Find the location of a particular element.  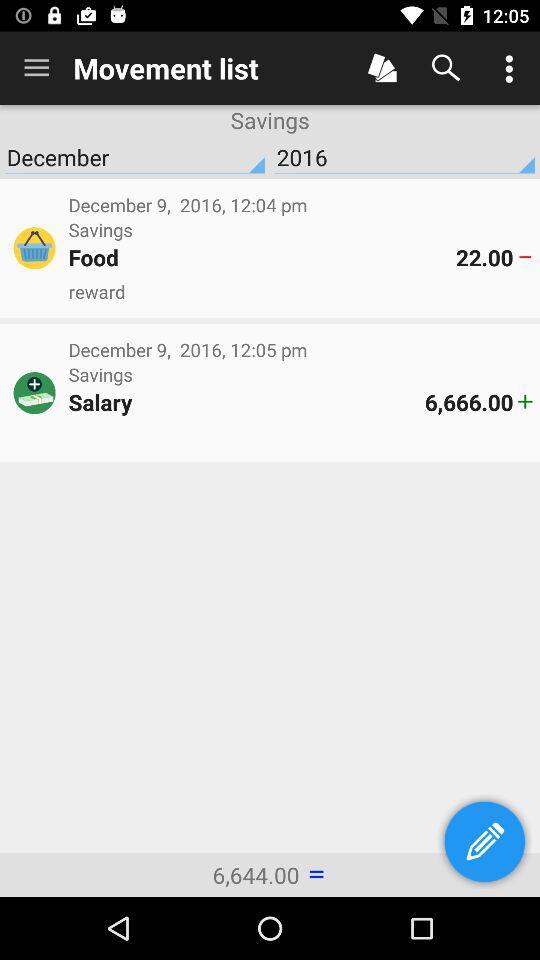

search is located at coordinates (445, 68).